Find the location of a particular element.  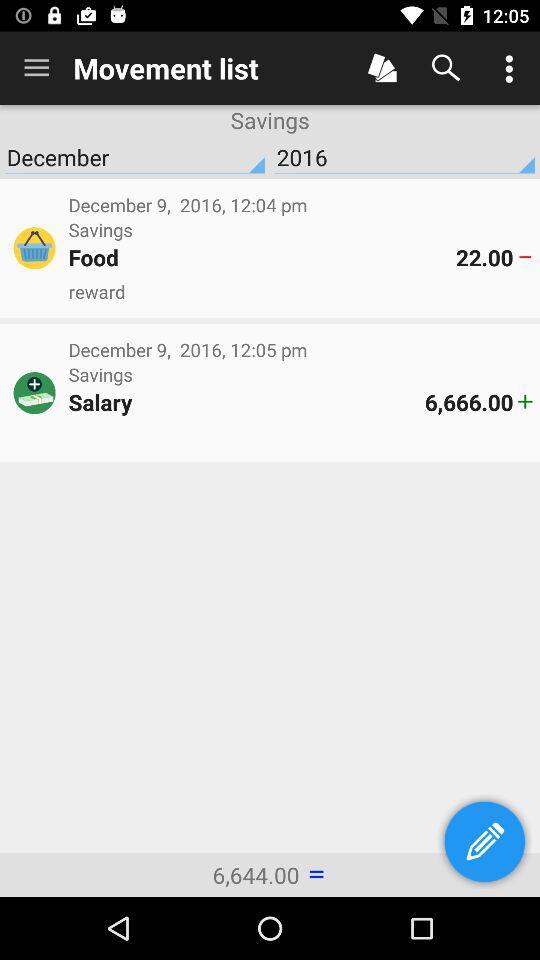

search is located at coordinates (445, 68).